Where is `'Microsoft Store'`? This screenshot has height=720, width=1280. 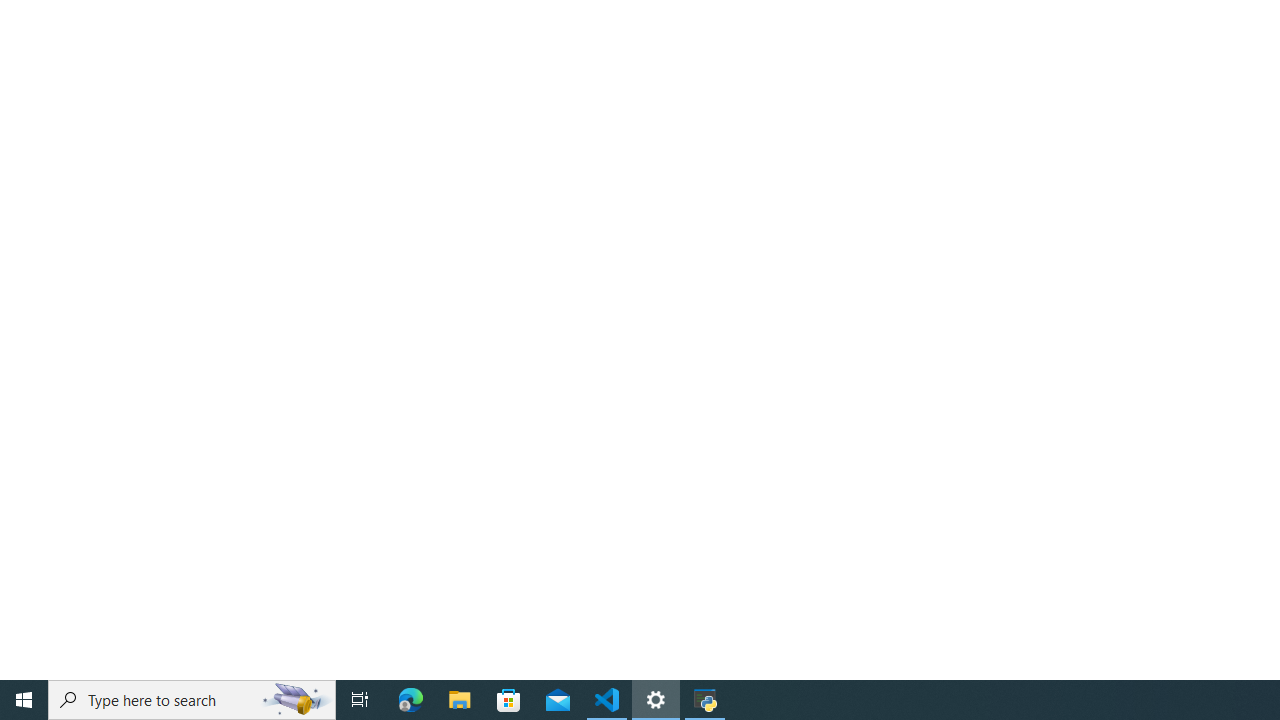 'Microsoft Store' is located at coordinates (509, 698).